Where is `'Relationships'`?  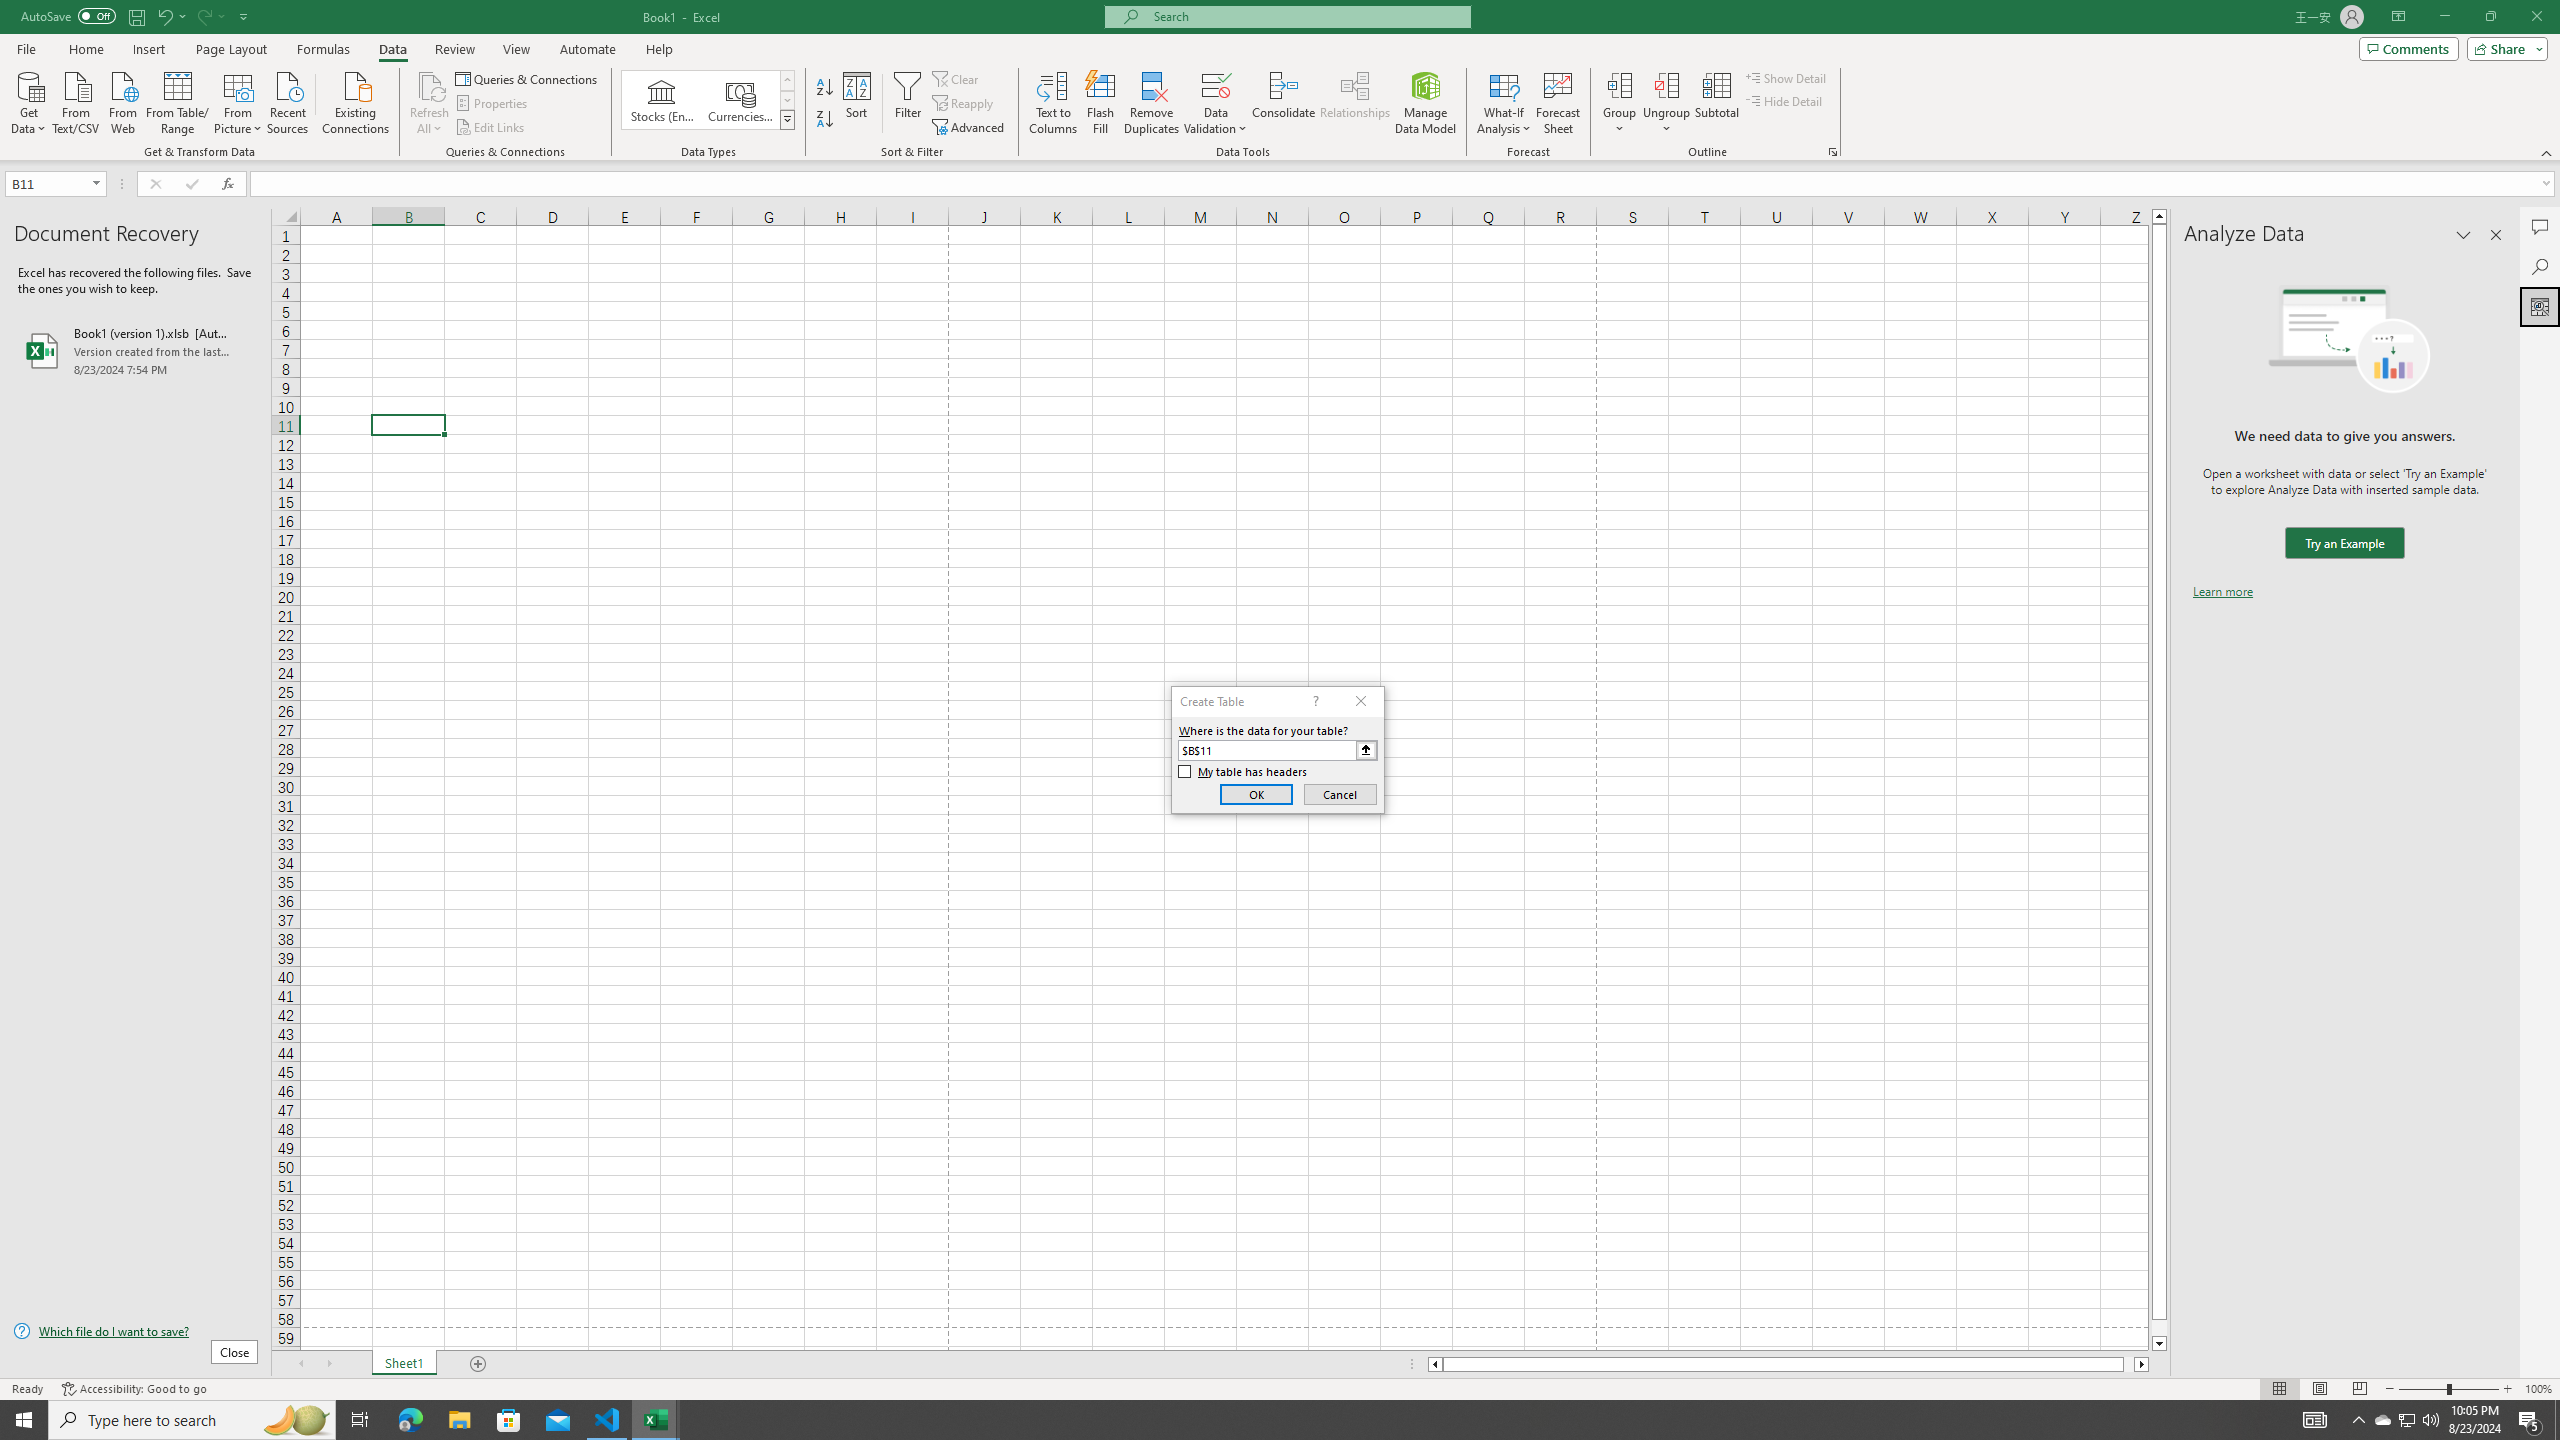
'Relationships' is located at coordinates (1354, 103).